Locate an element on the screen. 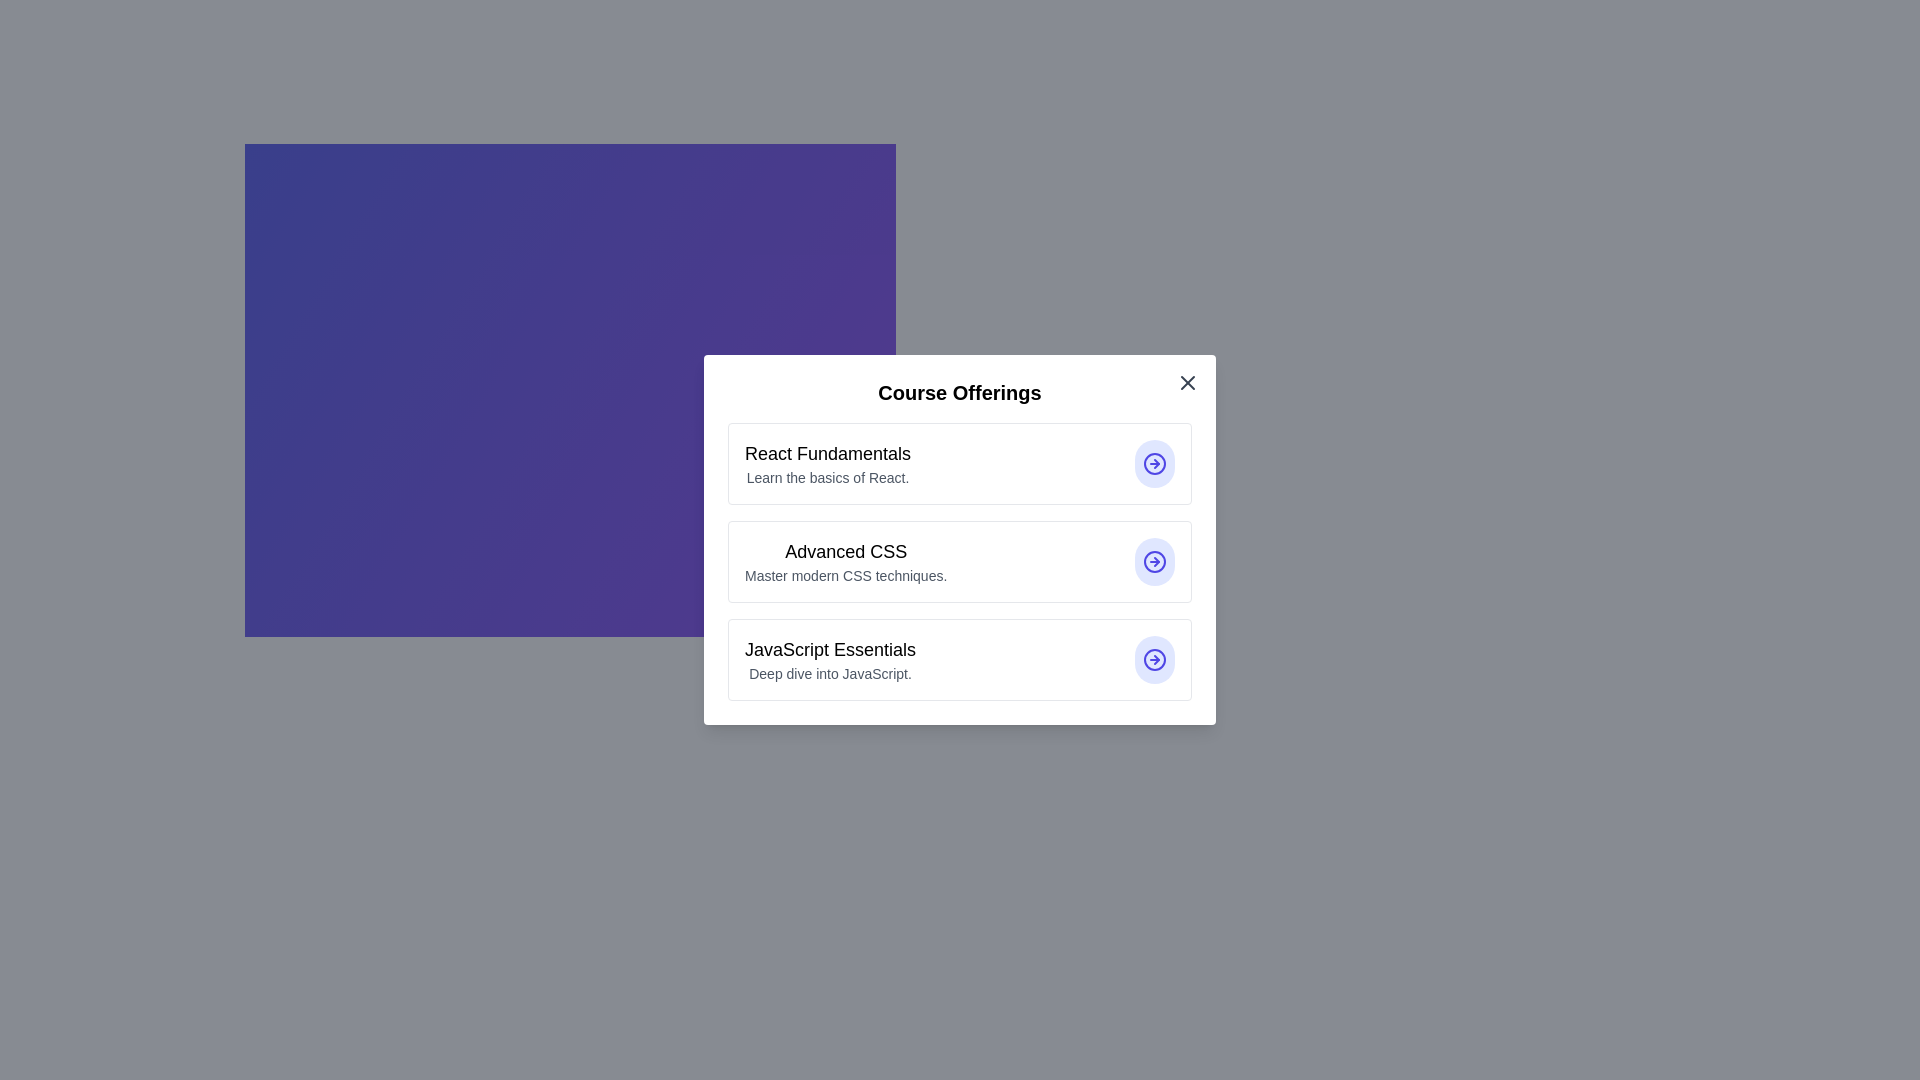 The height and width of the screenshot is (1080, 1920). the icon button is located at coordinates (1155, 659).